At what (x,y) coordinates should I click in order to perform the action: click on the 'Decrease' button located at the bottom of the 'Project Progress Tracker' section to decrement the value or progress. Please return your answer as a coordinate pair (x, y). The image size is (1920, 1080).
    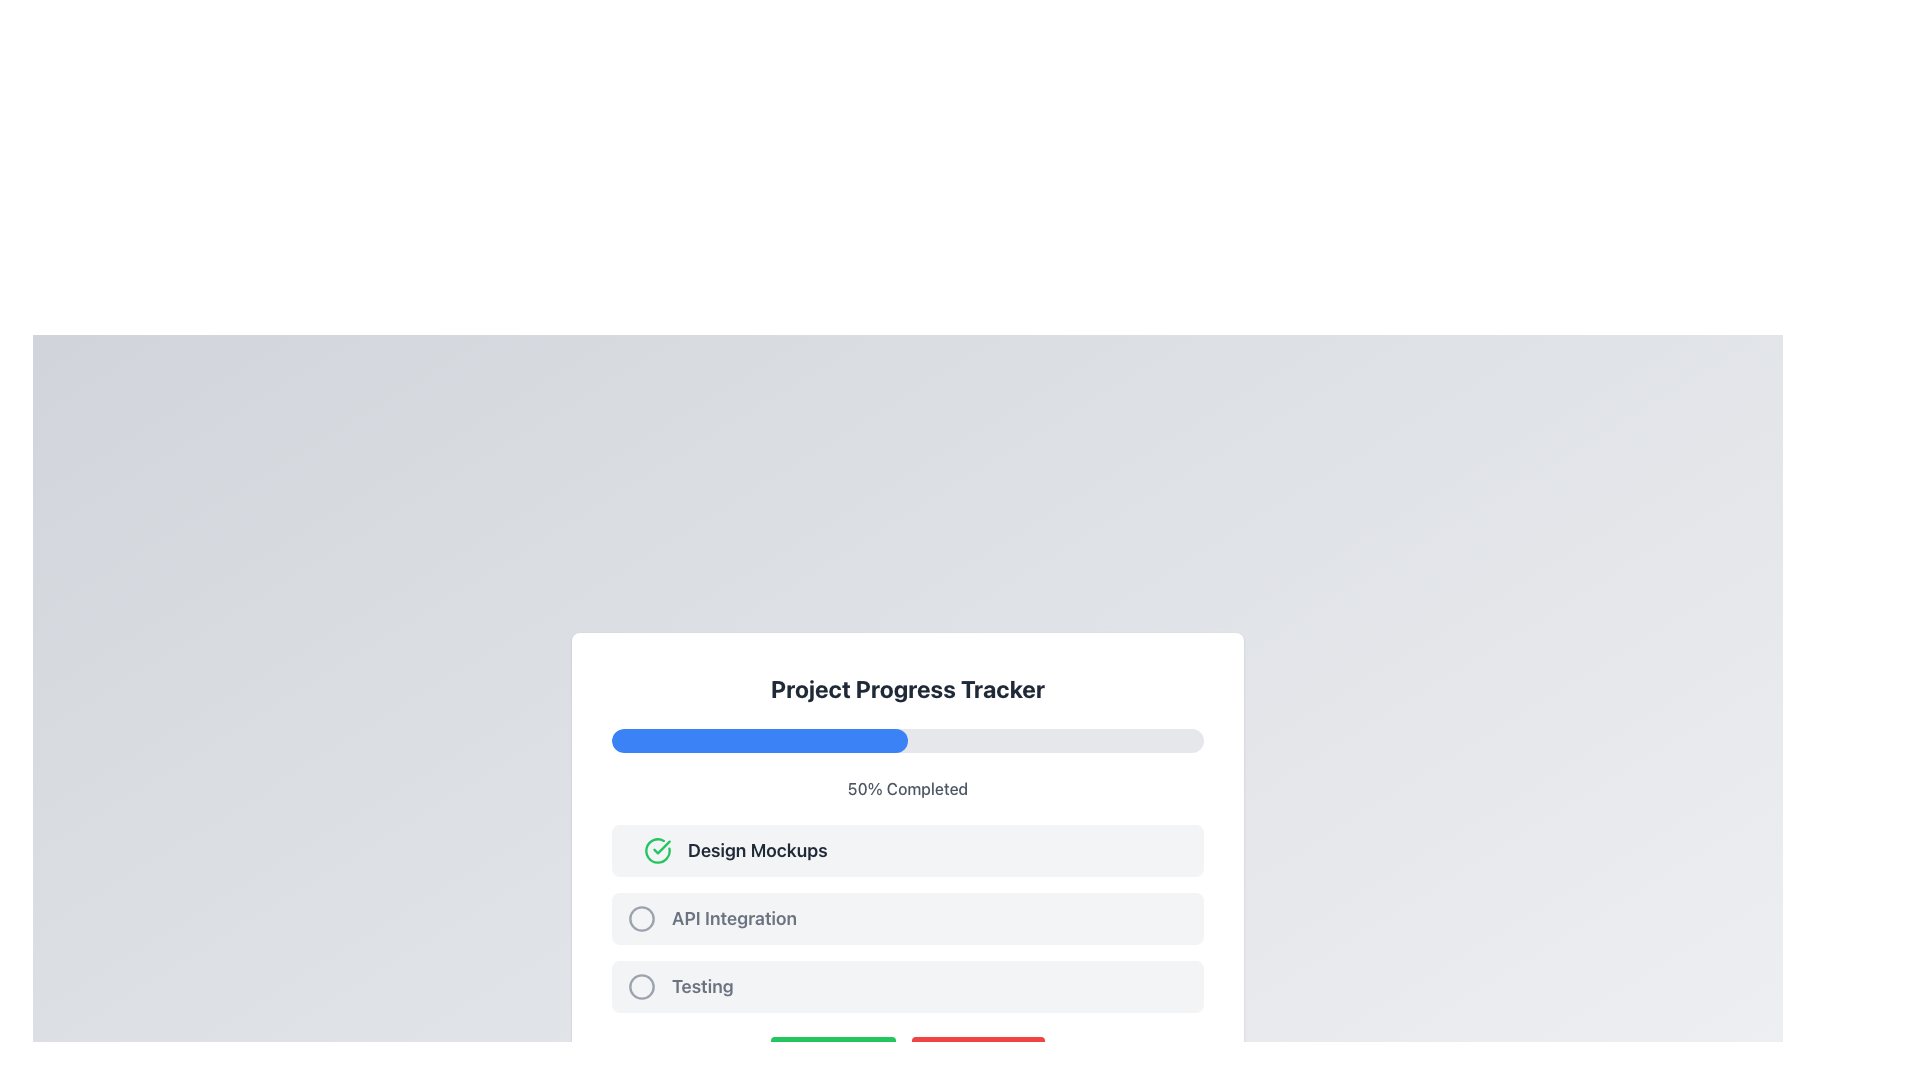
    Looking at the image, I should click on (906, 1055).